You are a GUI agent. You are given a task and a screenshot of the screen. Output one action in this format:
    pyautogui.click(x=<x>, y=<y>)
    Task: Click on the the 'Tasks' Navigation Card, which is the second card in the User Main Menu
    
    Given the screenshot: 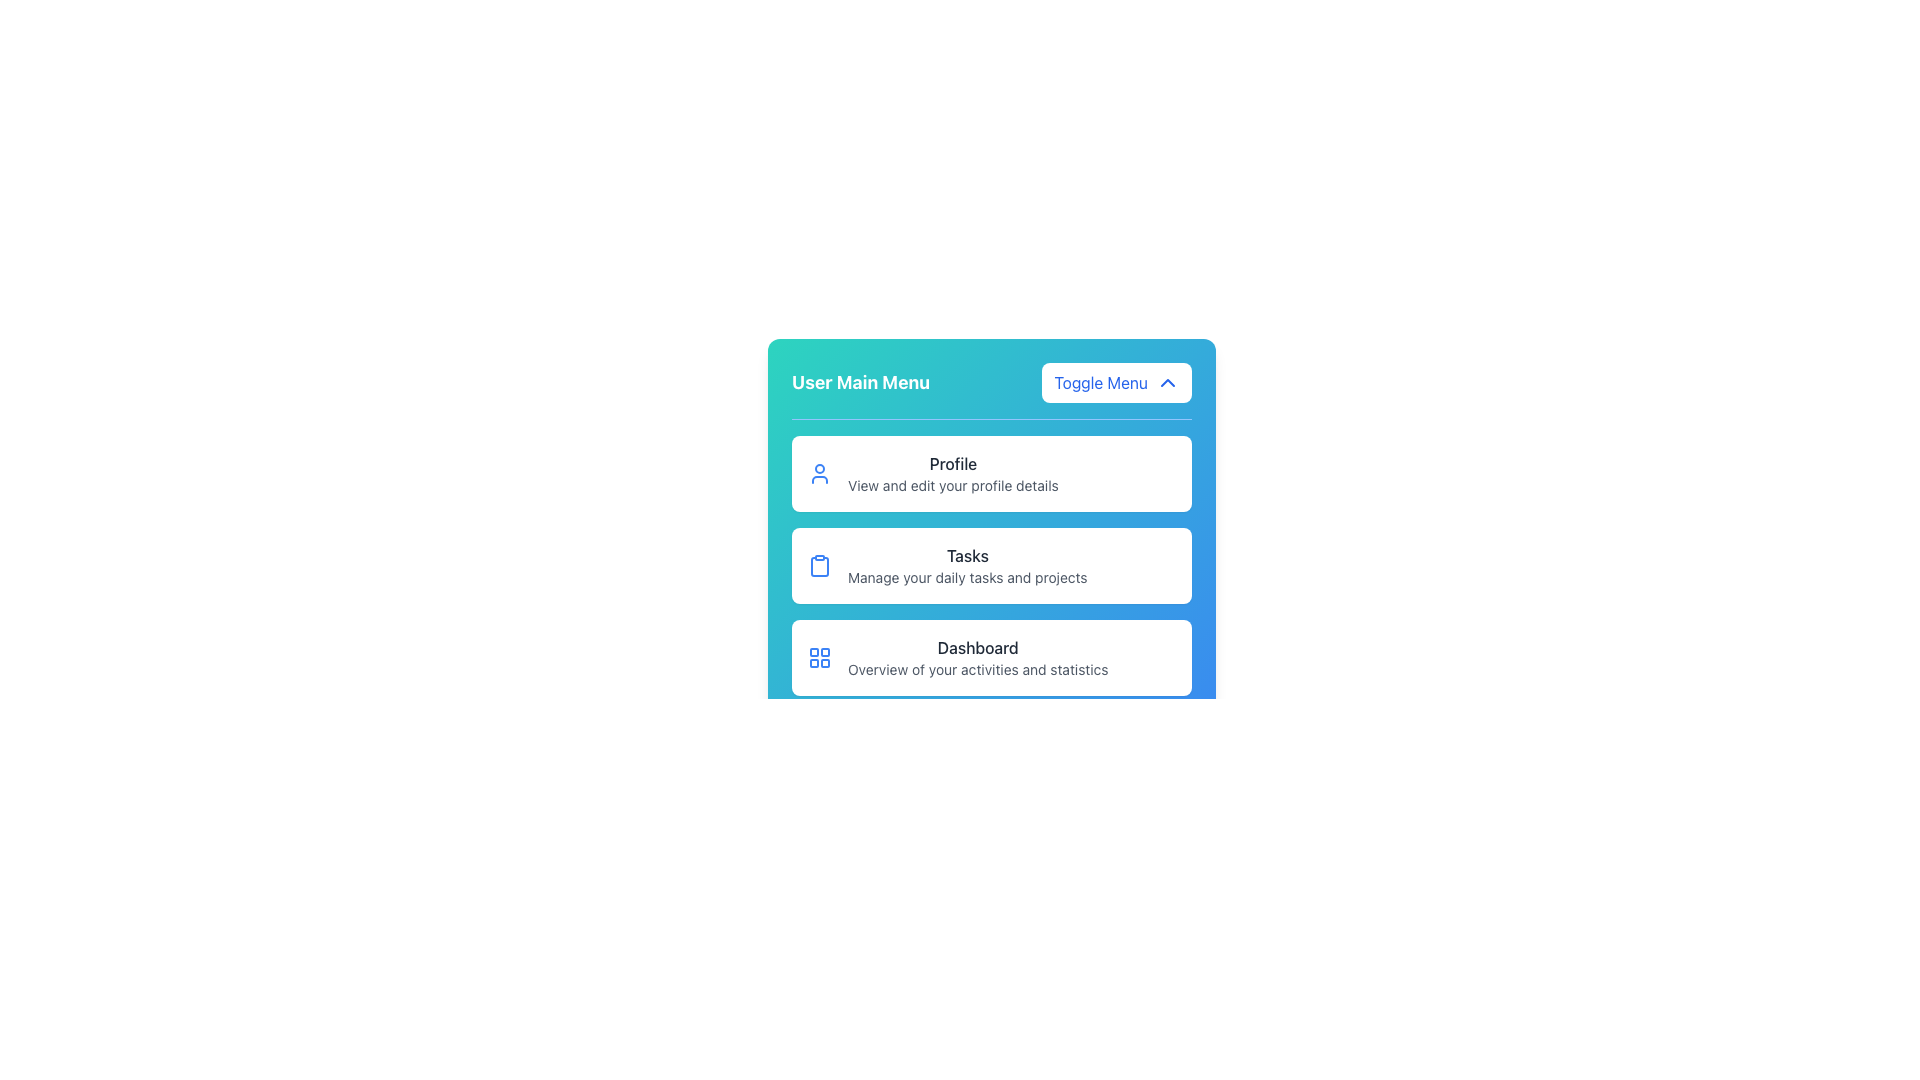 What is the action you would take?
    pyautogui.click(x=992, y=566)
    